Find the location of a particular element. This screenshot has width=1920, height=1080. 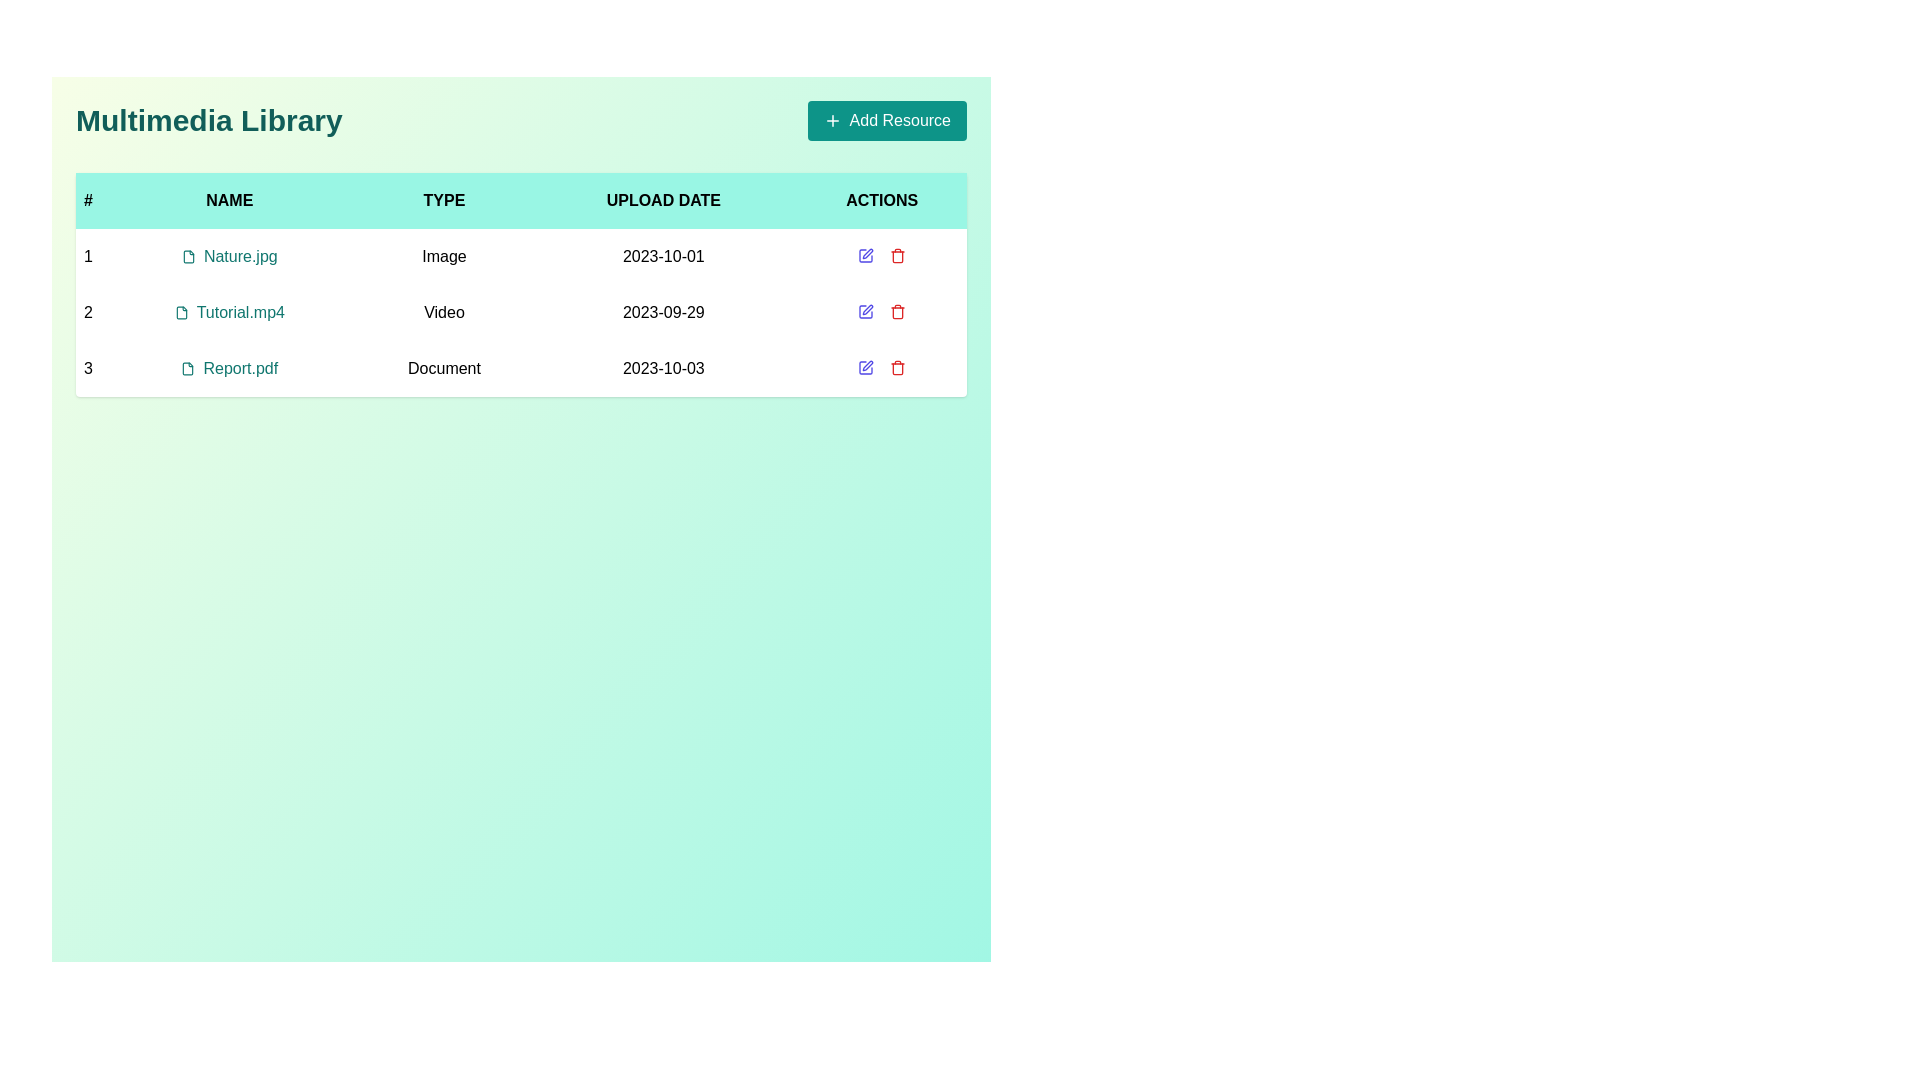

the red trash can icon button is located at coordinates (896, 254).